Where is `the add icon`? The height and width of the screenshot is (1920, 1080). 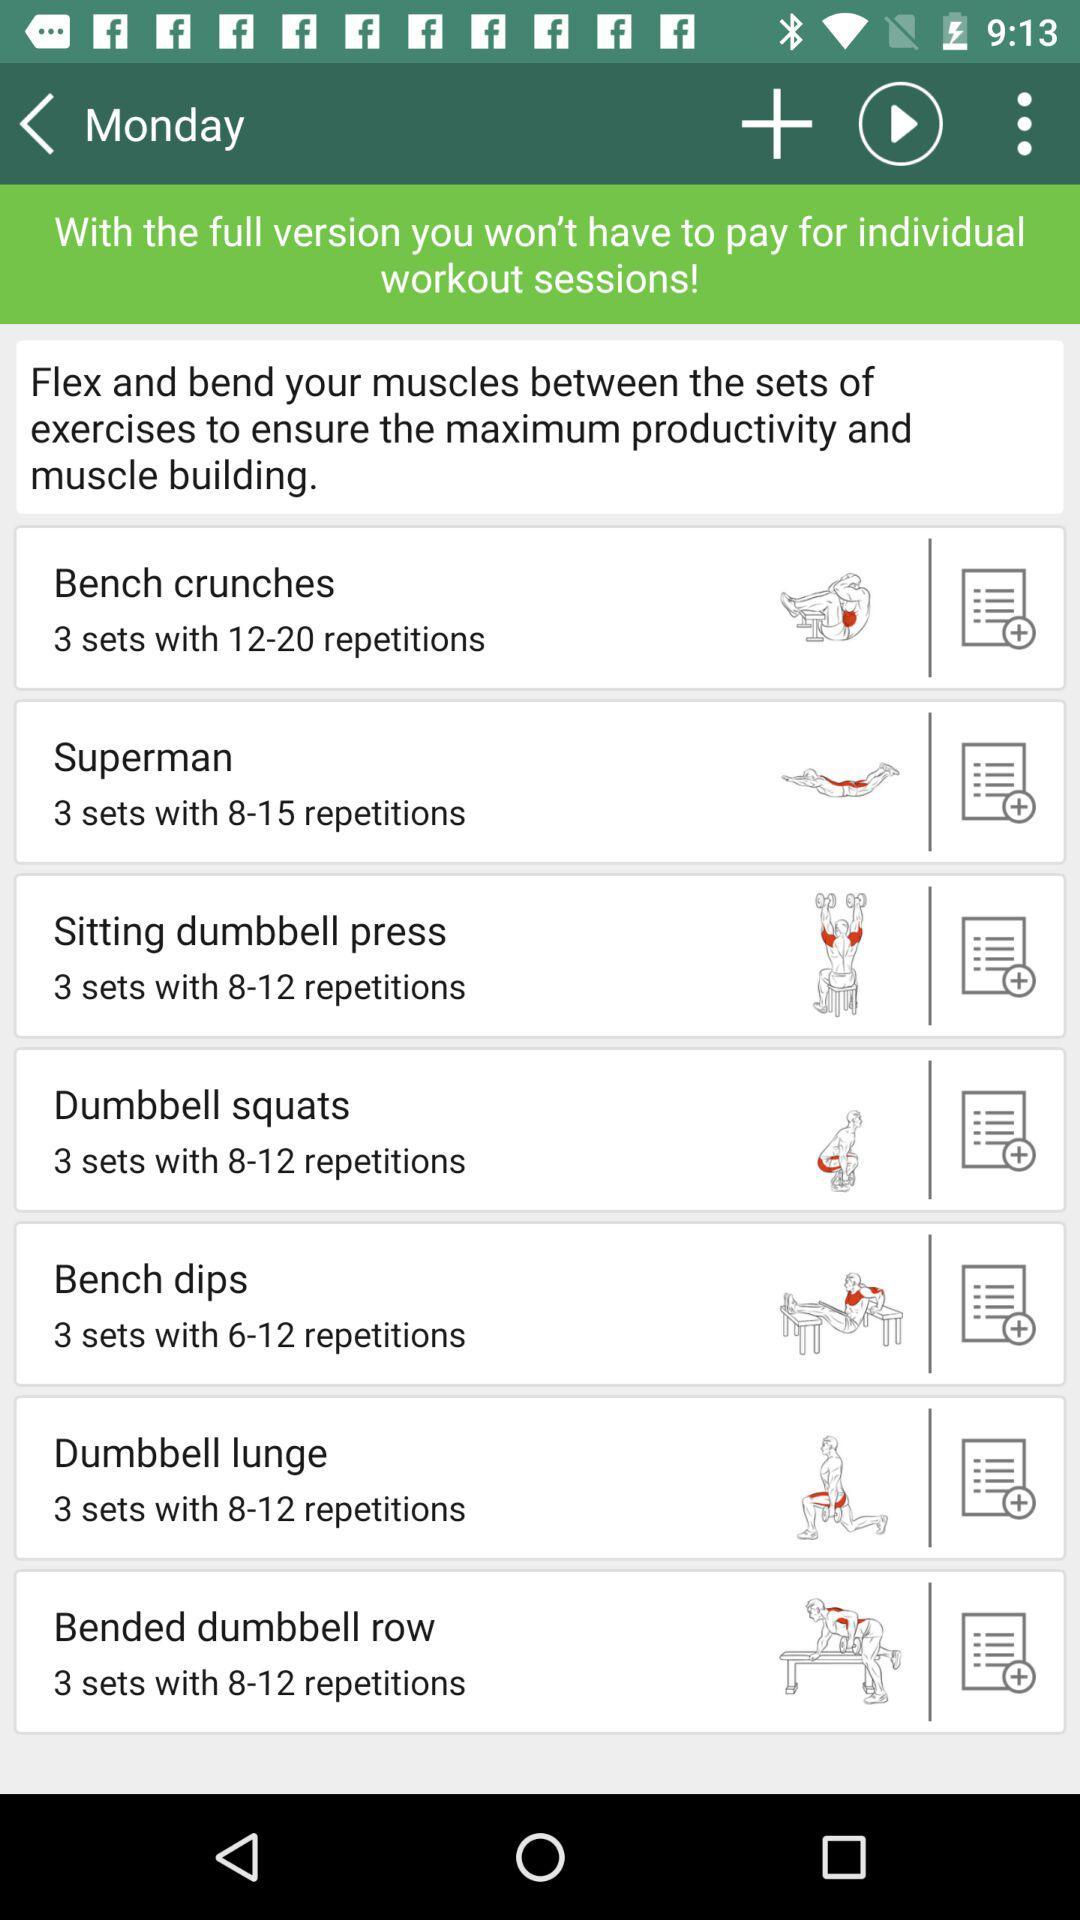
the add icon is located at coordinates (993, 1651).